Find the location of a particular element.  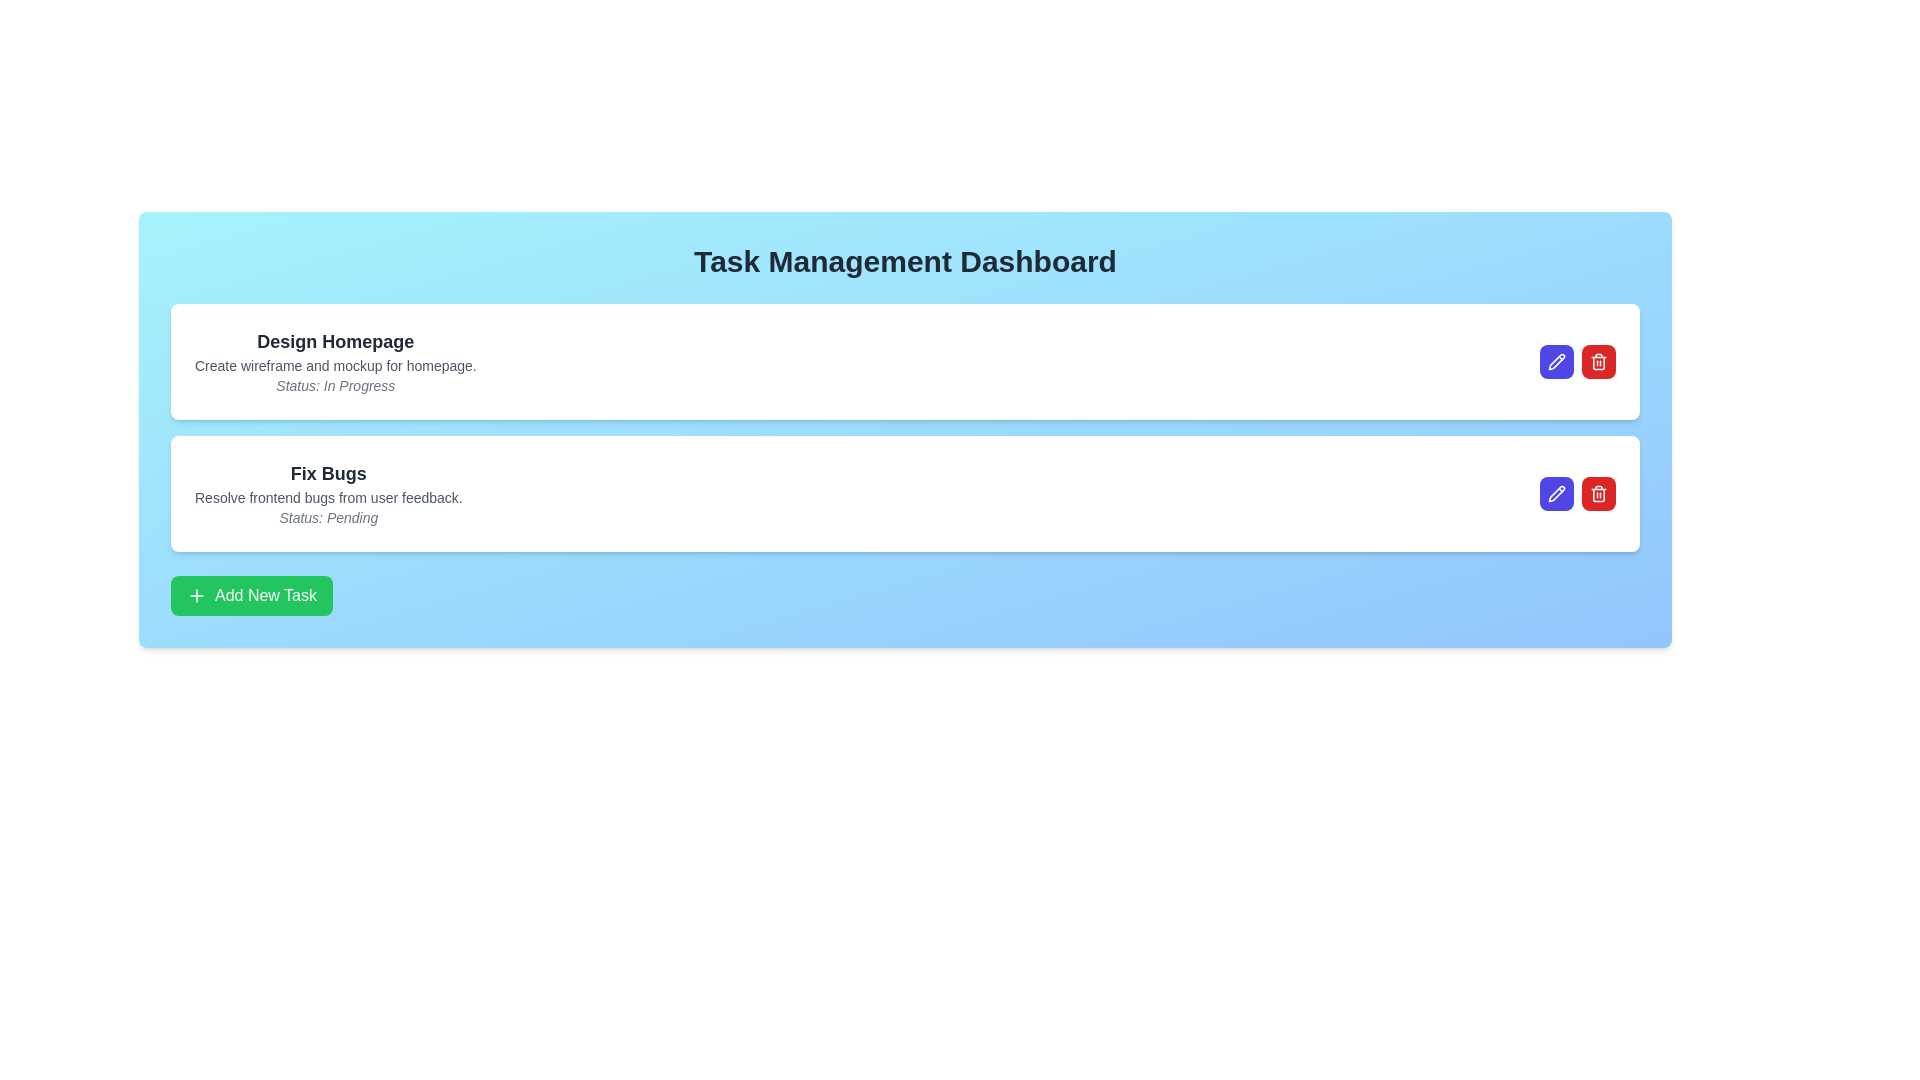

the red delete button with a trash bin icon located to the right of the blue edit button in the task list grid is located at coordinates (1597, 362).